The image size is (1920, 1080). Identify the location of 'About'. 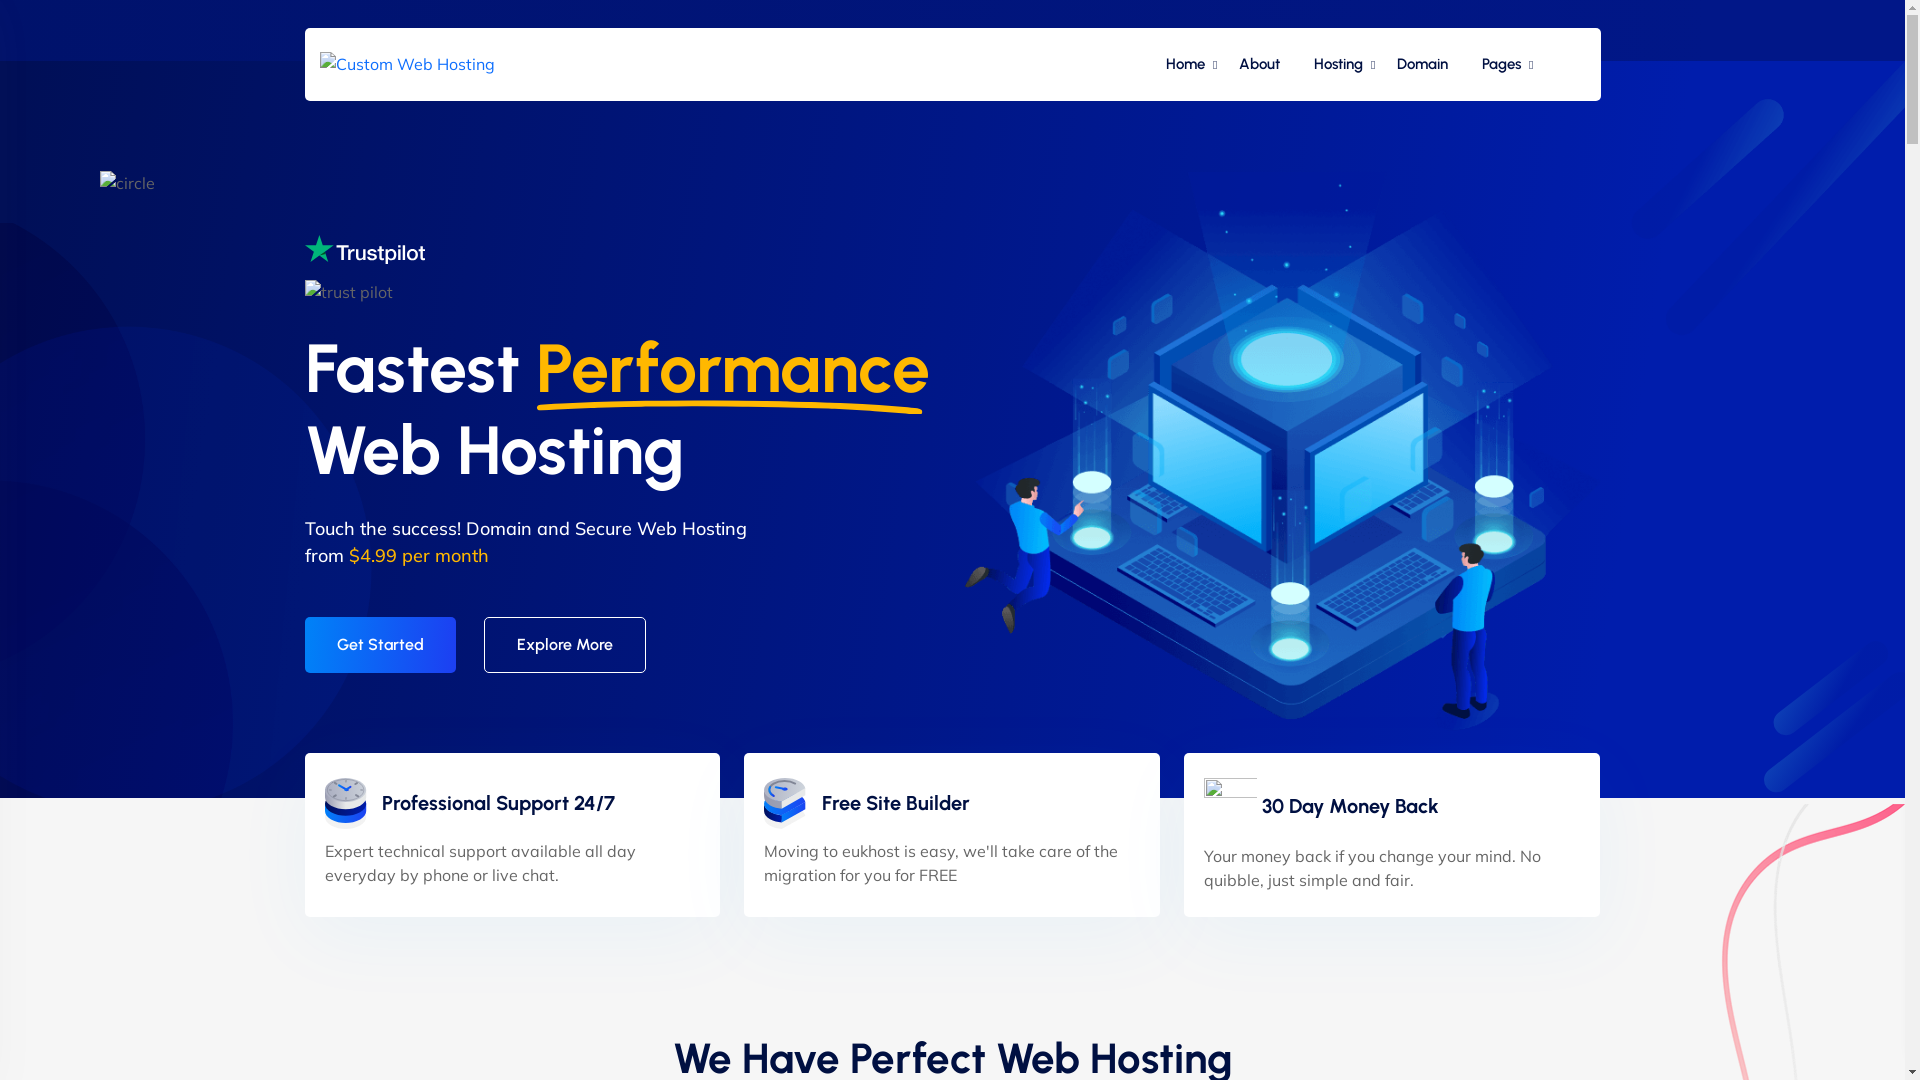
(1258, 63).